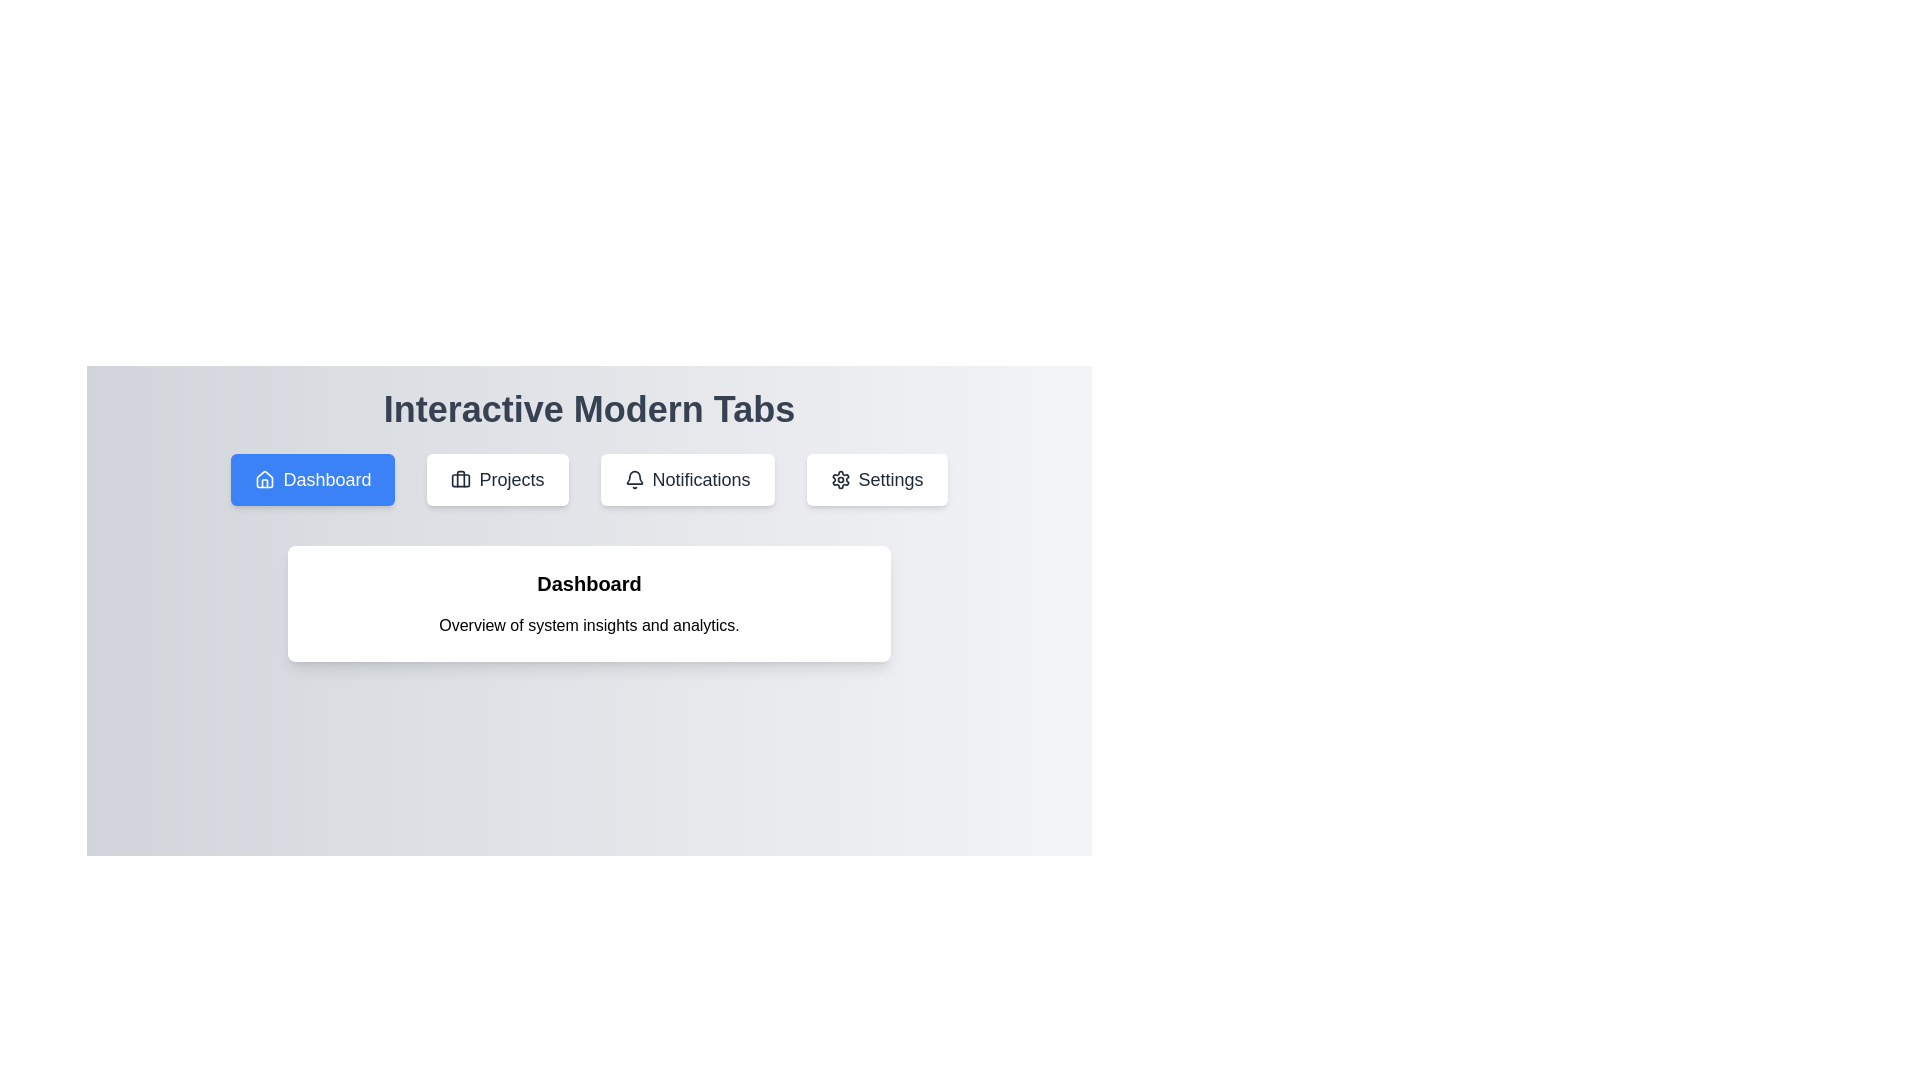  Describe the element at coordinates (633, 477) in the screenshot. I see `the main body of the bell icon, which is part of a notification symbol, positioned below the top segment of the bell structure` at that location.